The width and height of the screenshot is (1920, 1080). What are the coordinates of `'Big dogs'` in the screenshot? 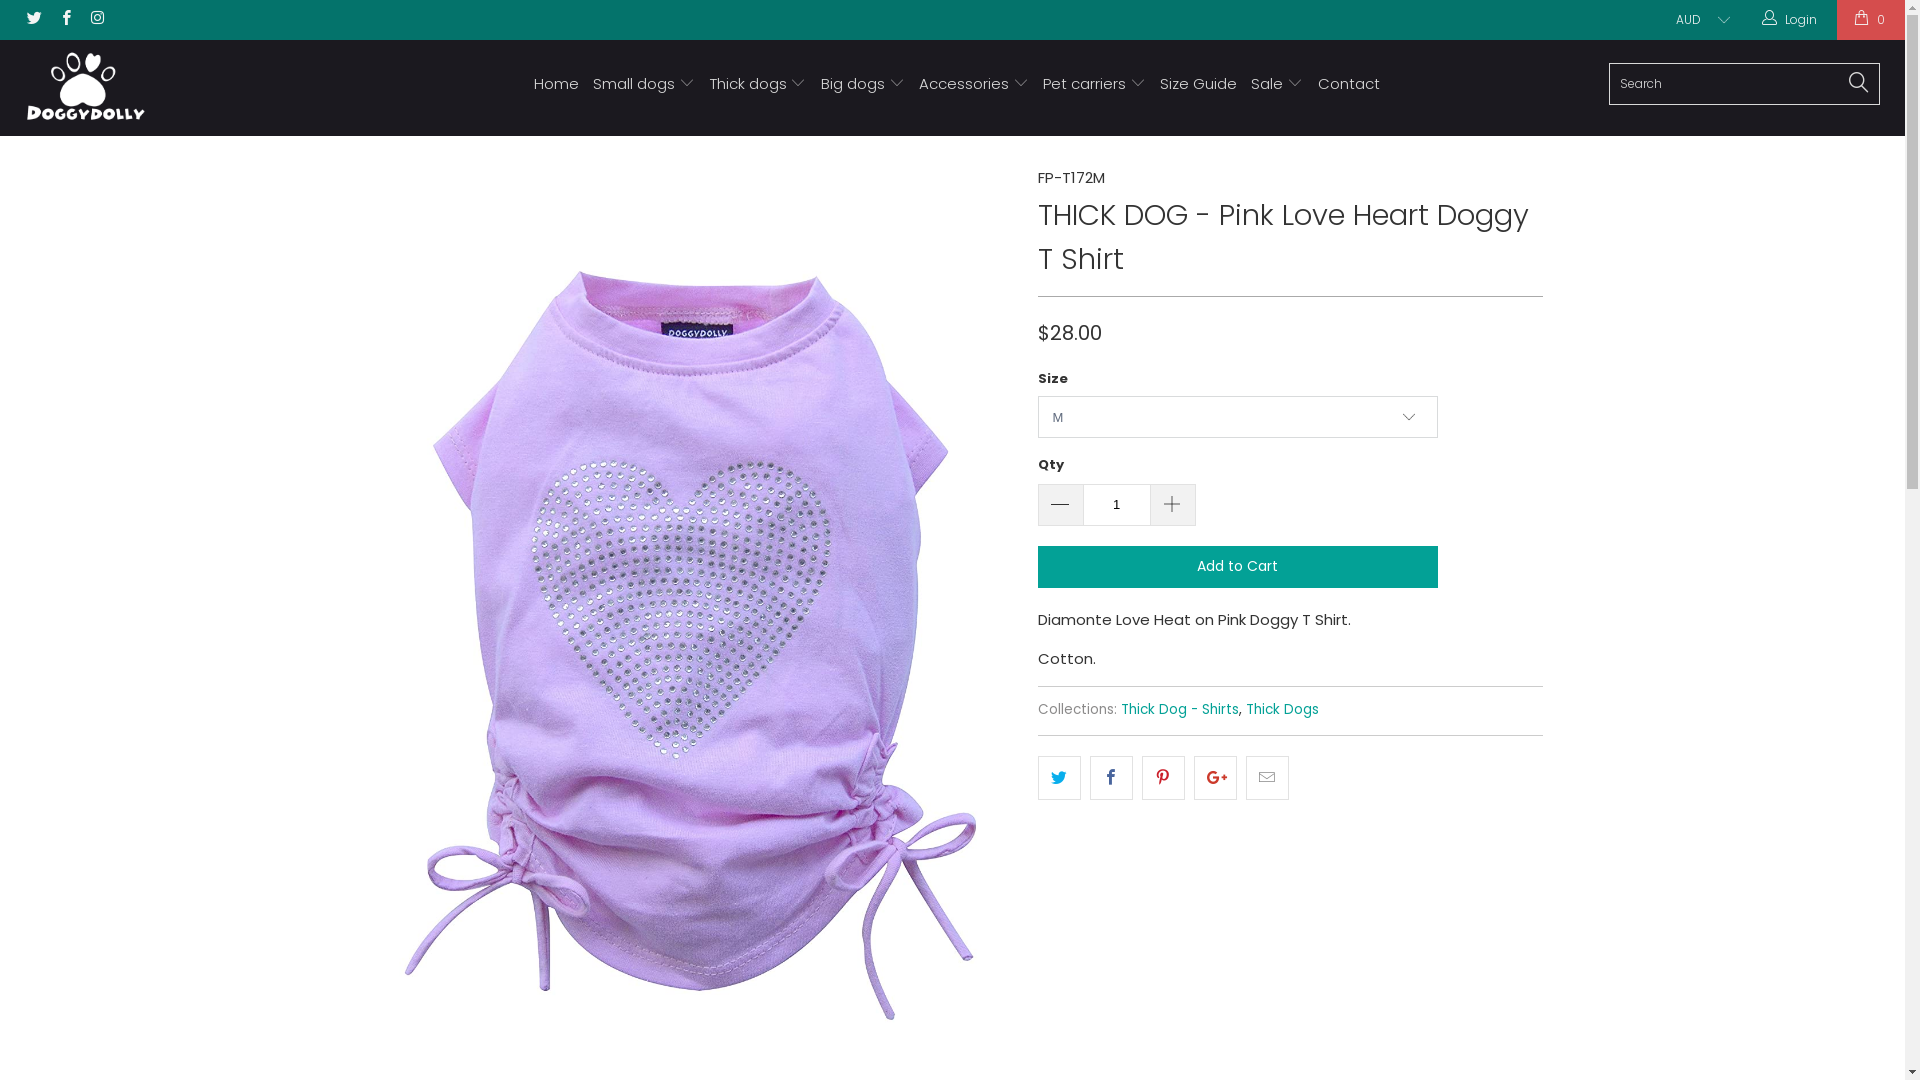 It's located at (863, 83).